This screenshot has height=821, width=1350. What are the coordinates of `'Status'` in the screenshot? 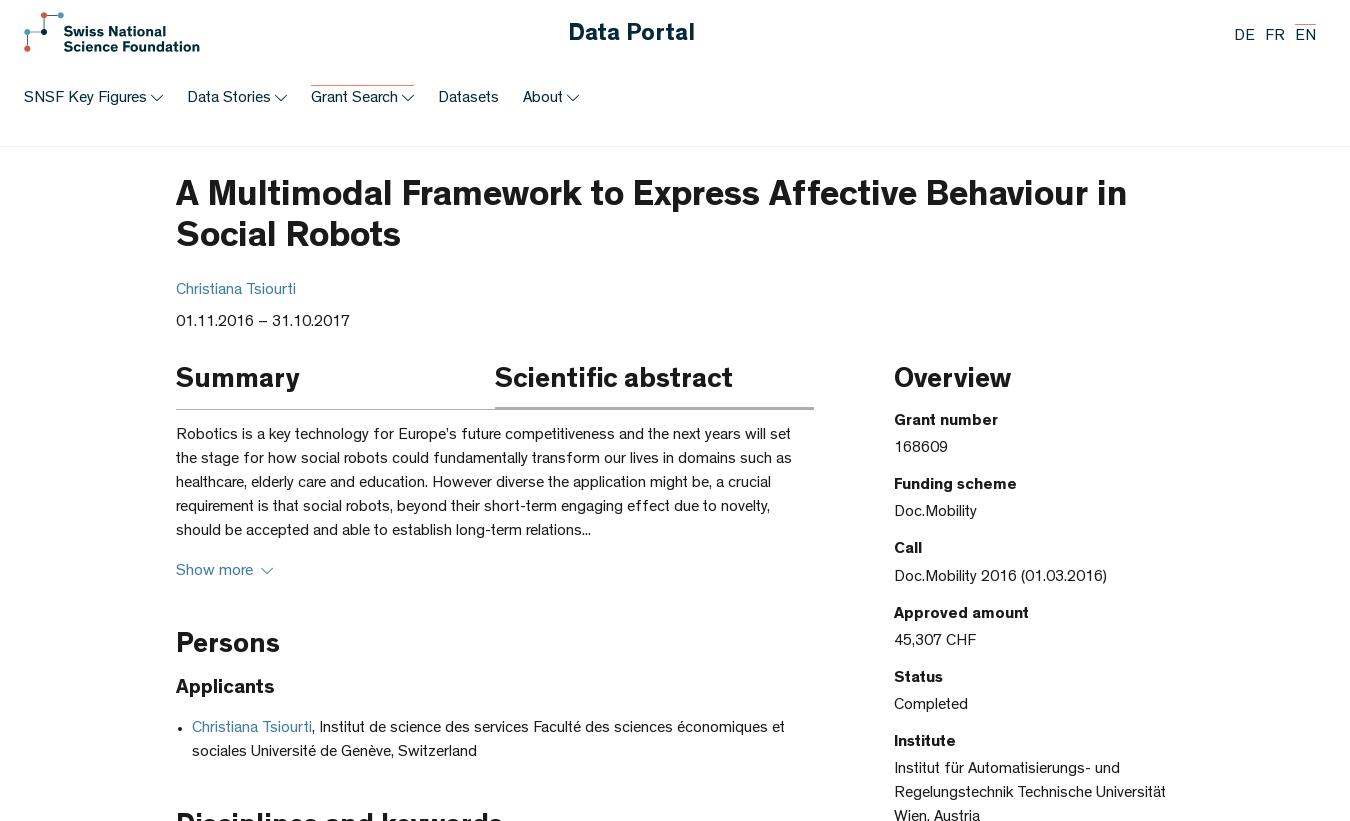 It's located at (893, 676).